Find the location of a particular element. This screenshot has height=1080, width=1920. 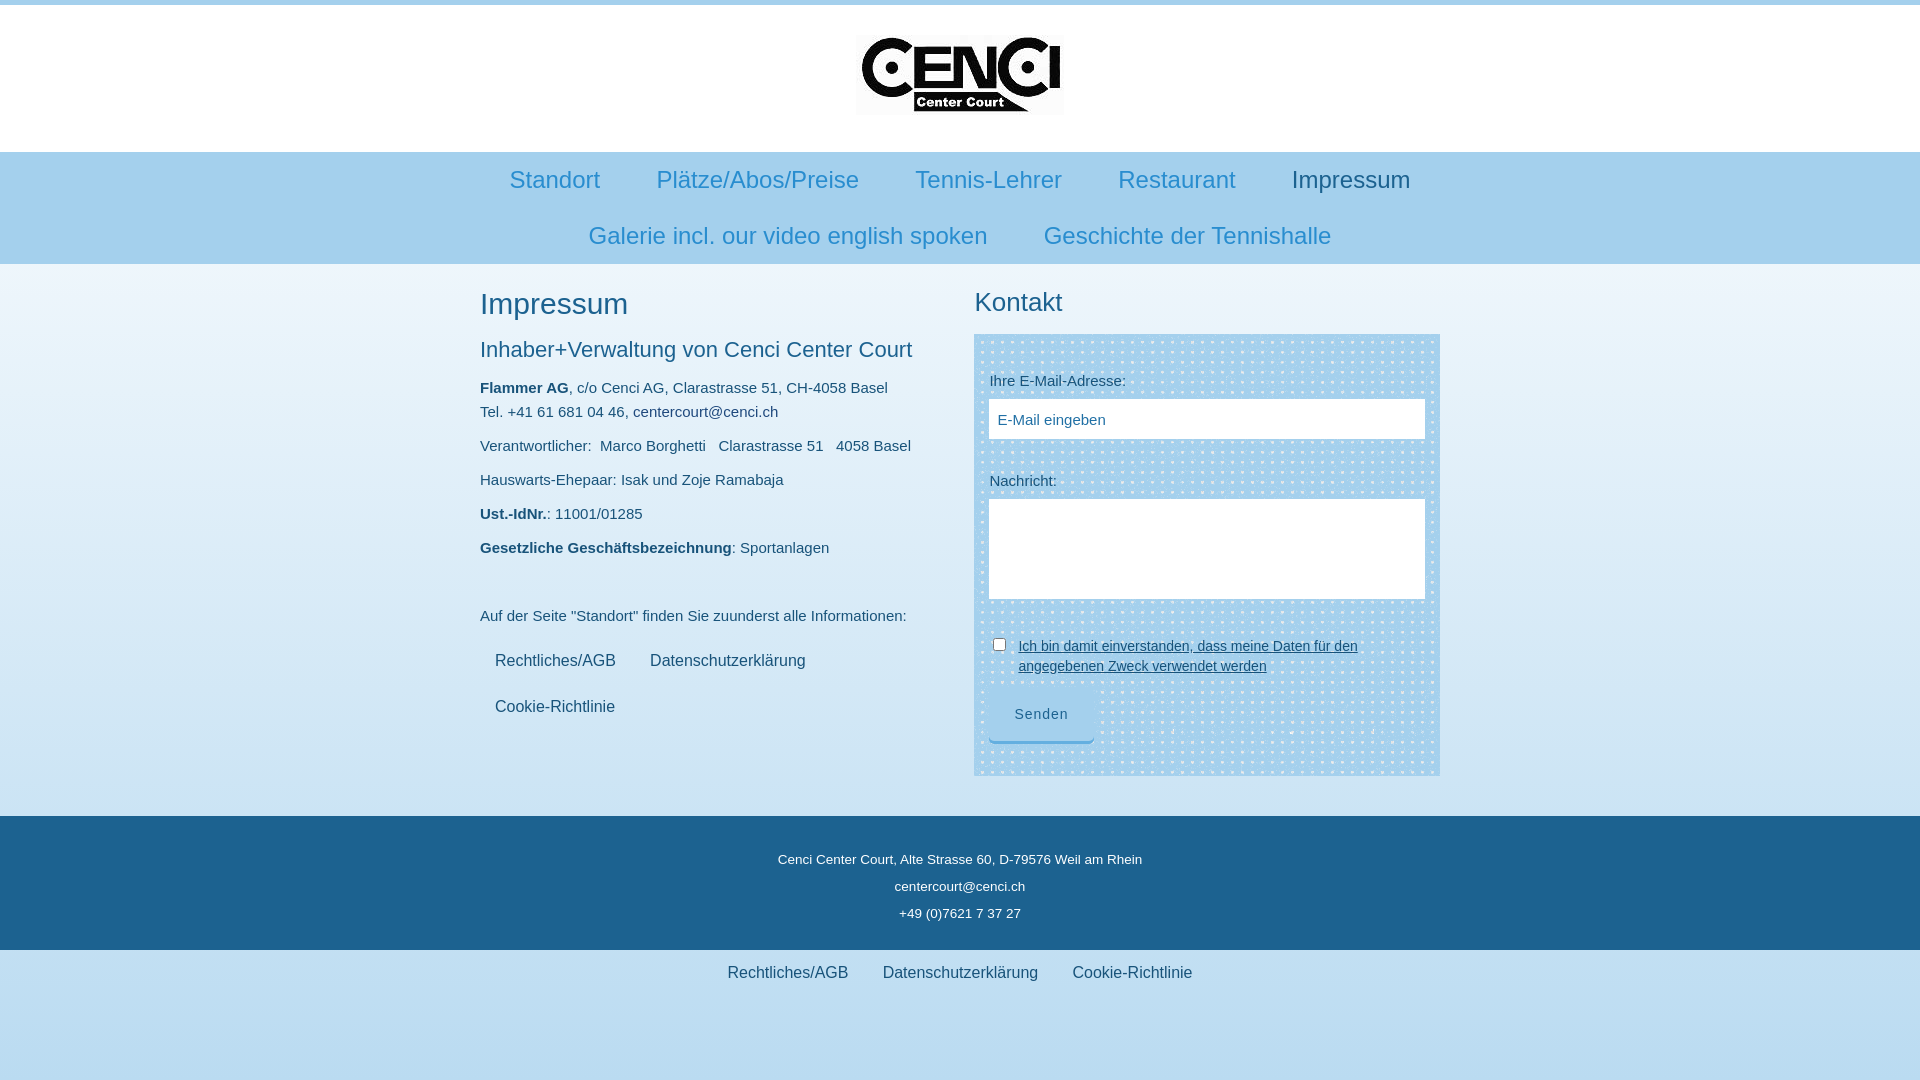

'Tennis-Lehrer' is located at coordinates (988, 180).